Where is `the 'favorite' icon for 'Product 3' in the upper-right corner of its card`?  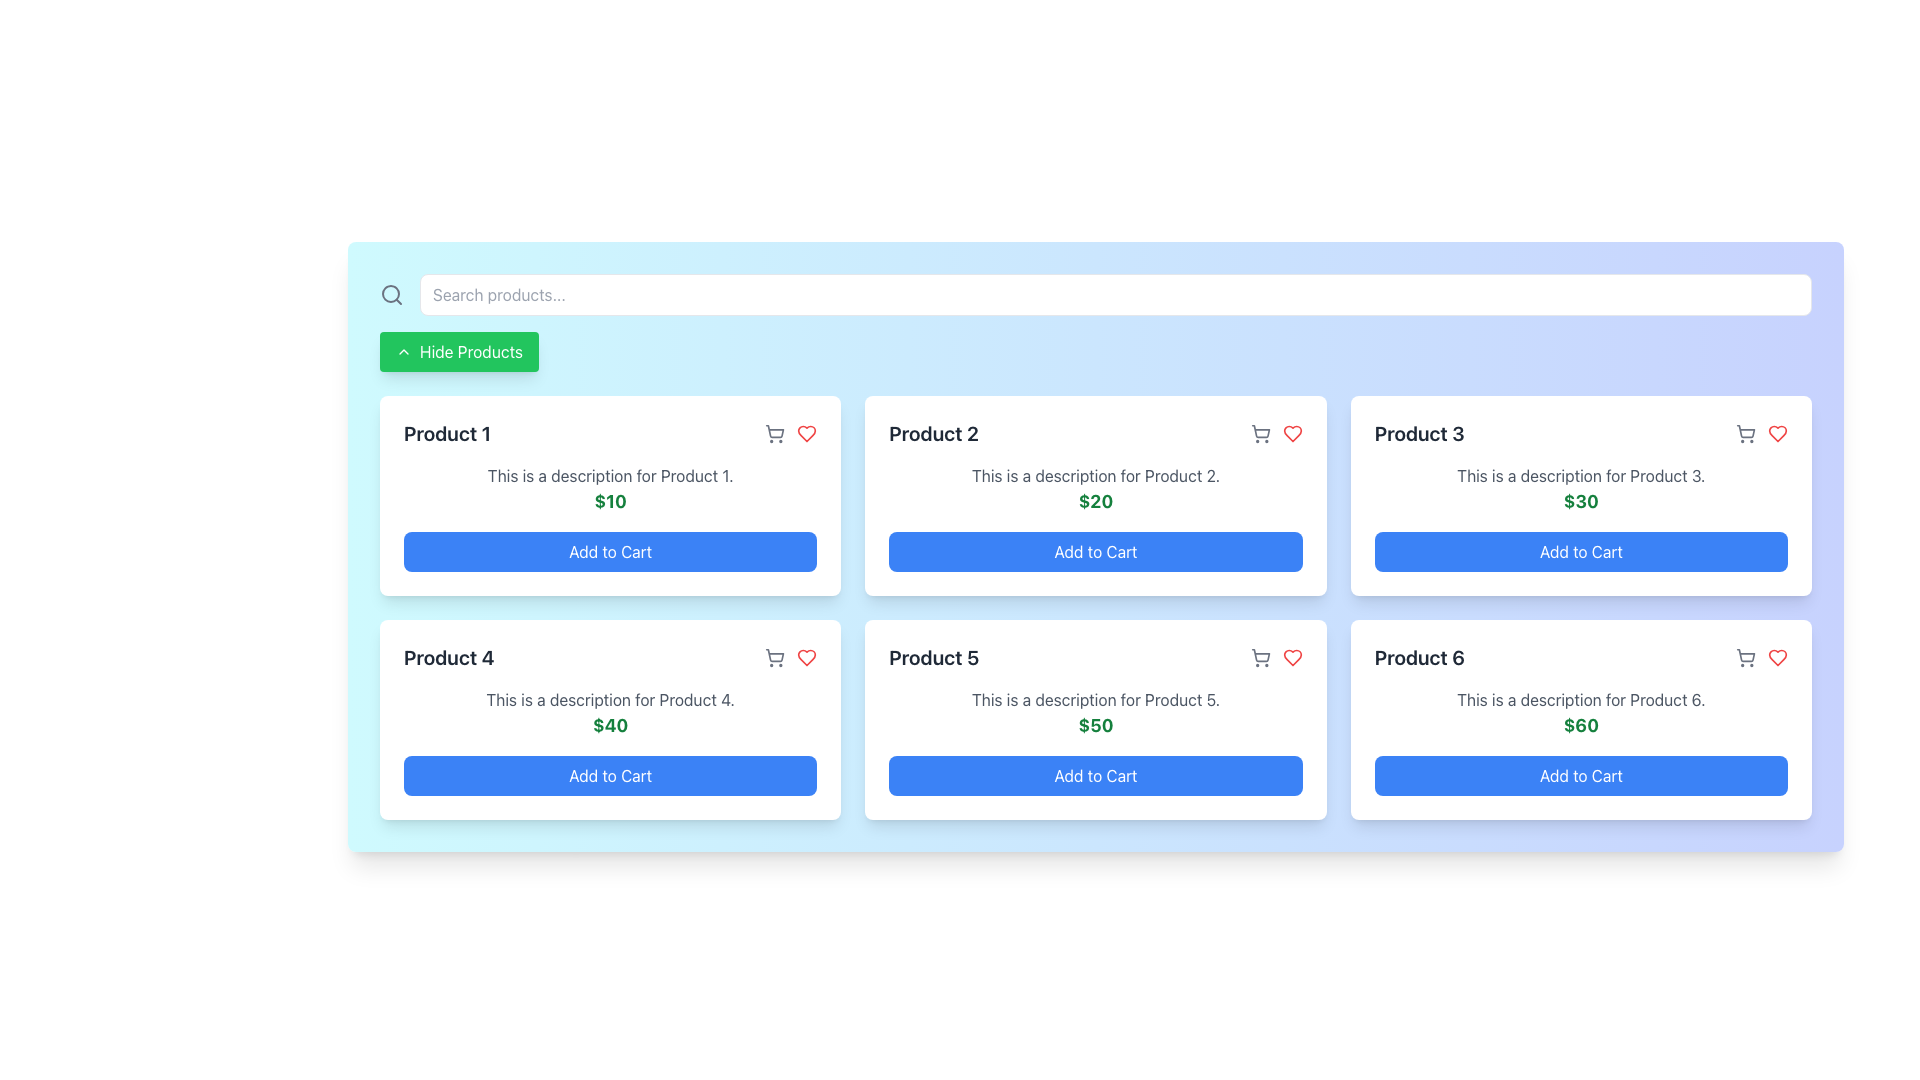 the 'favorite' icon for 'Product 3' in the upper-right corner of its card is located at coordinates (1777, 433).